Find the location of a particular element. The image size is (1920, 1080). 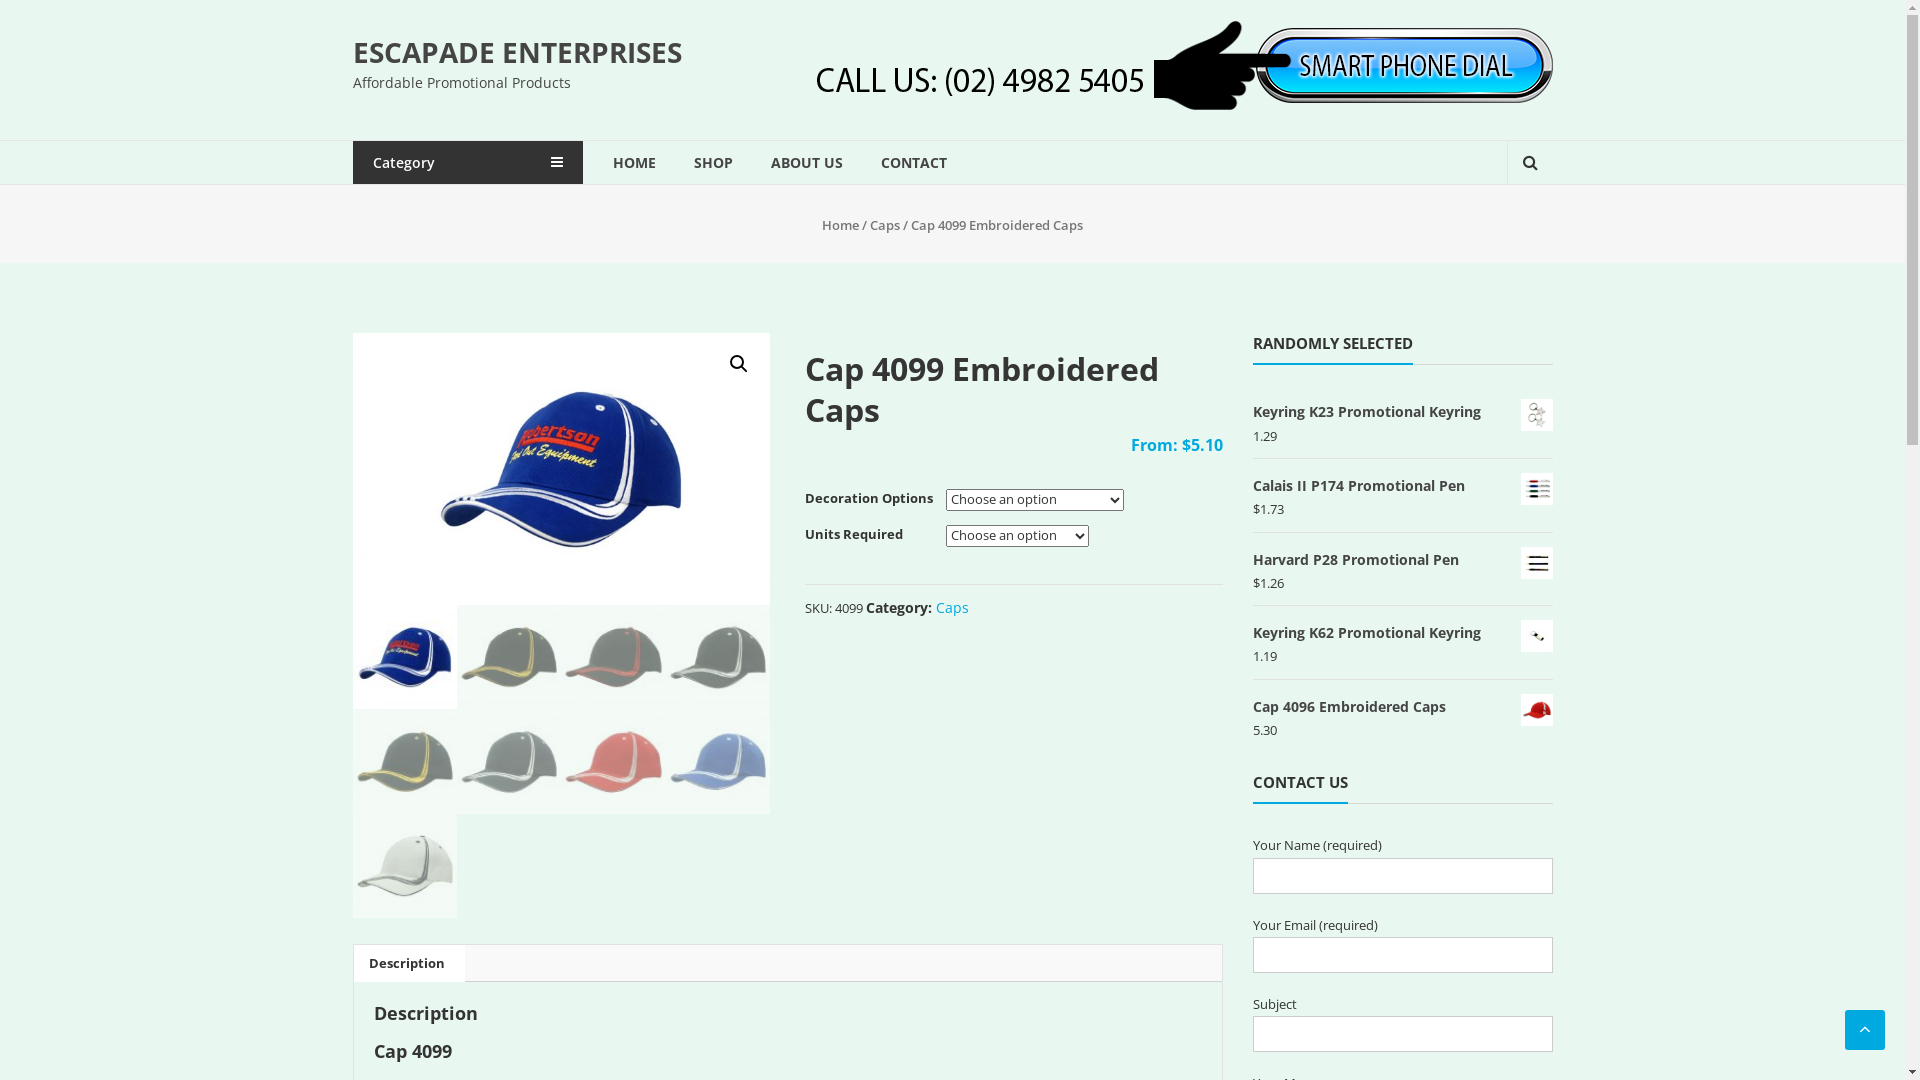

'Home' is located at coordinates (840, 224).